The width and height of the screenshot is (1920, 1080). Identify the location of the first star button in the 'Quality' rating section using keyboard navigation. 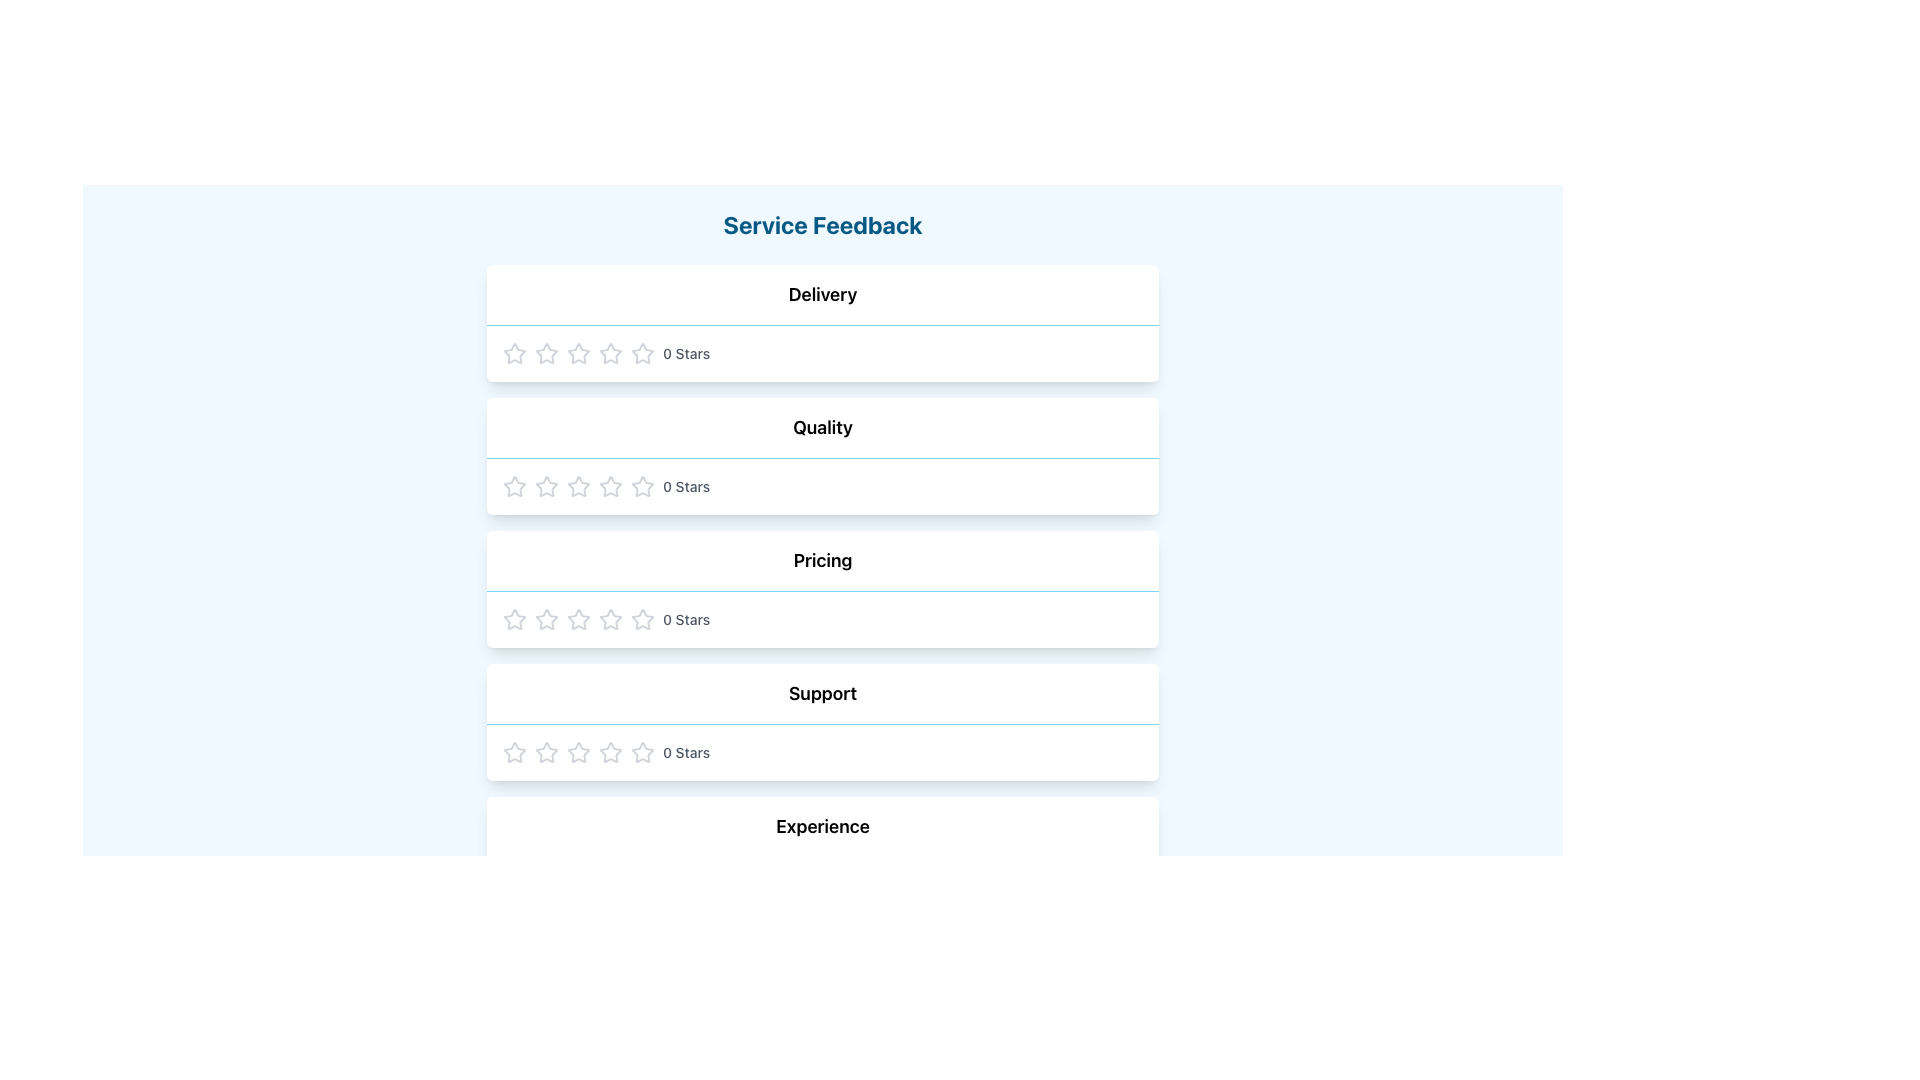
(609, 486).